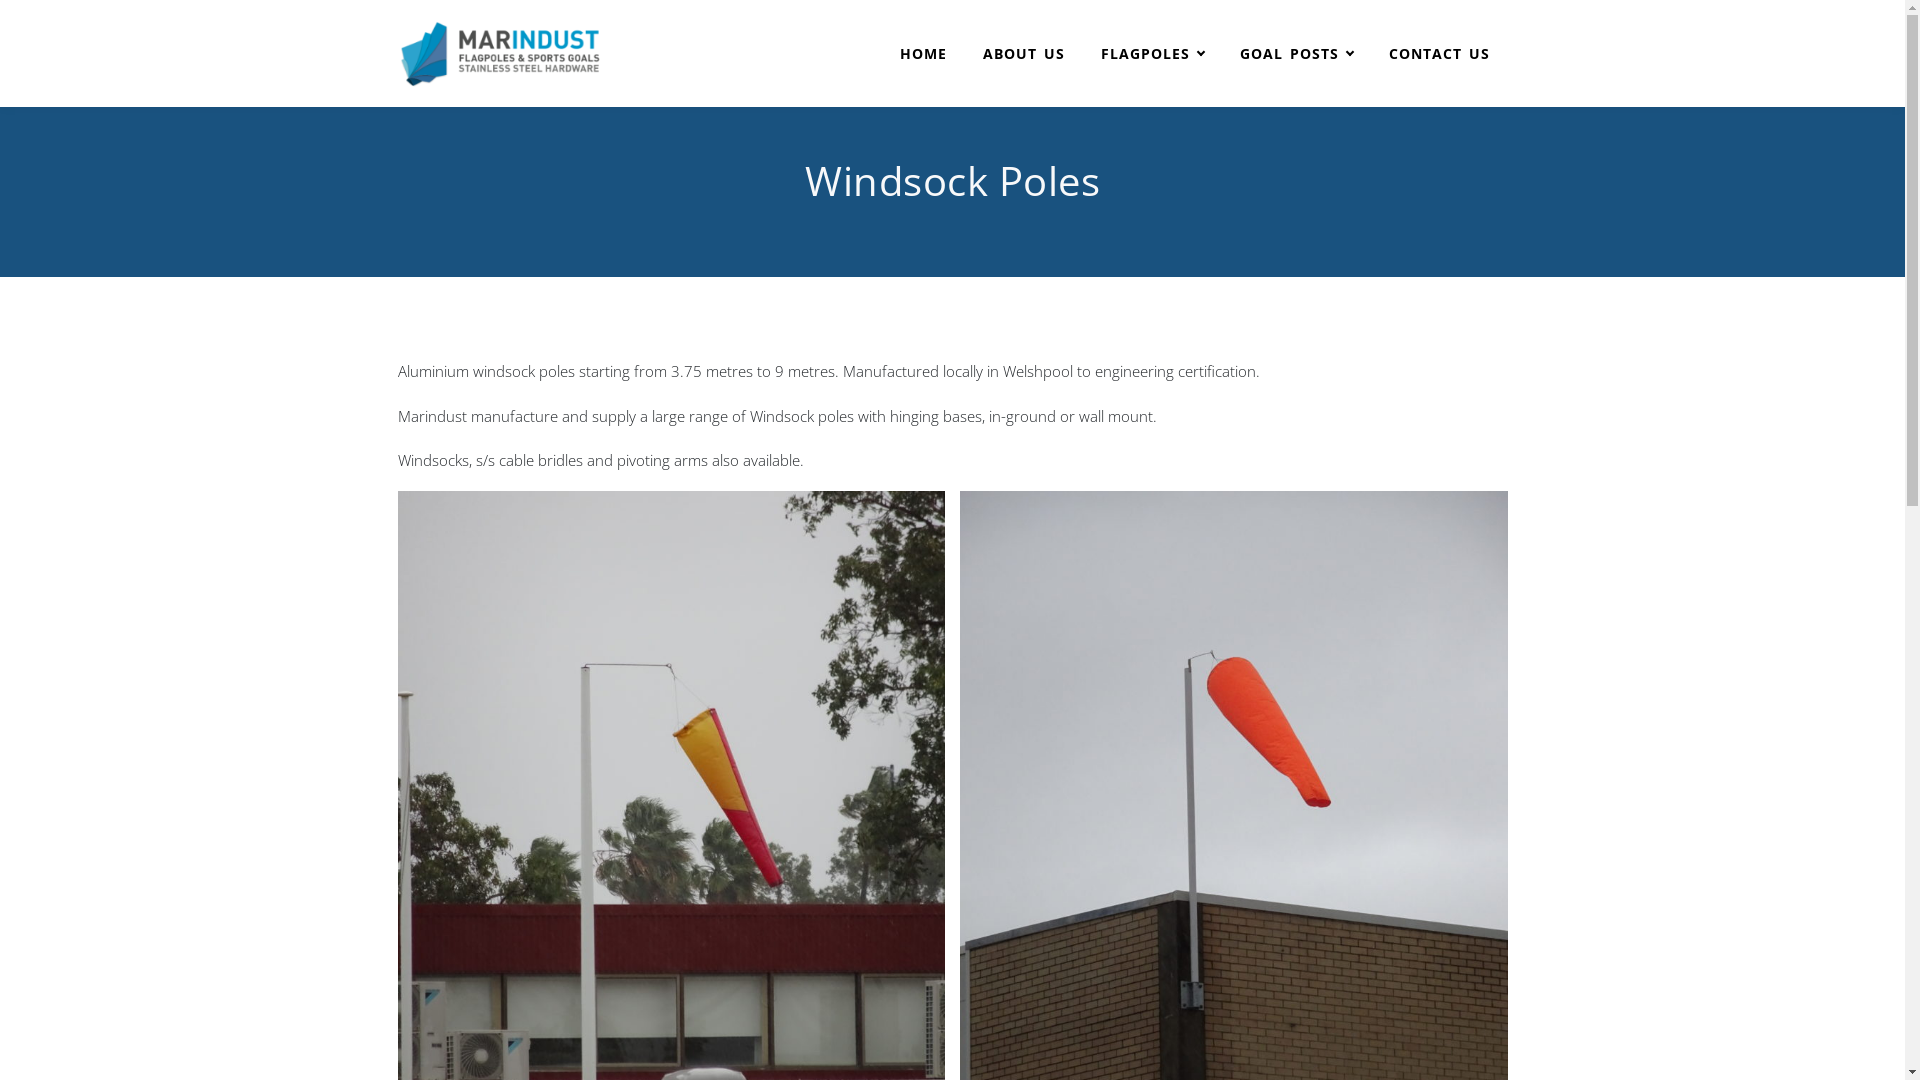 This screenshot has height=1080, width=1920. I want to click on 'ABOUT US', so click(1022, 53).